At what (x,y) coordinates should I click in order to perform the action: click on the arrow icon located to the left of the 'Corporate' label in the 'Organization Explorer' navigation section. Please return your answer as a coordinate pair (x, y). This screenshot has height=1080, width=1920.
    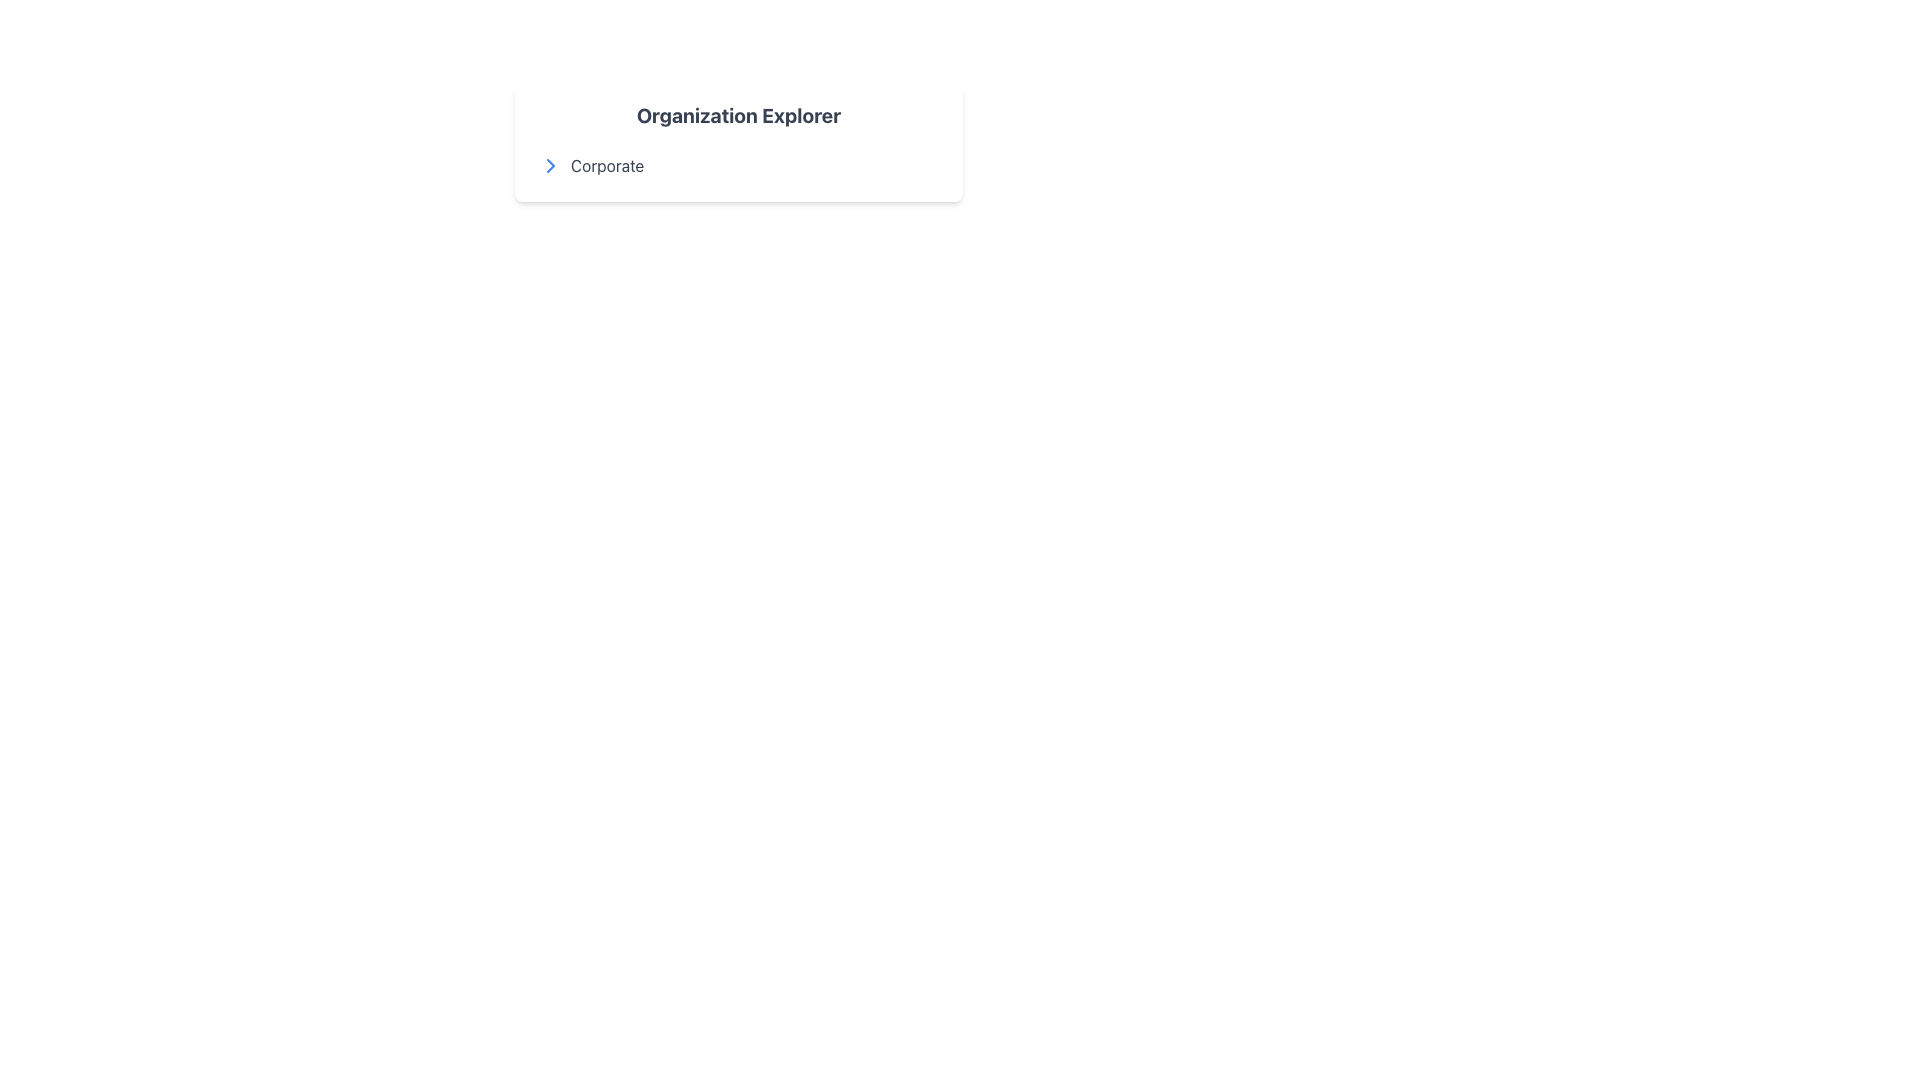
    Looking at the image, I should click on (551, 164).